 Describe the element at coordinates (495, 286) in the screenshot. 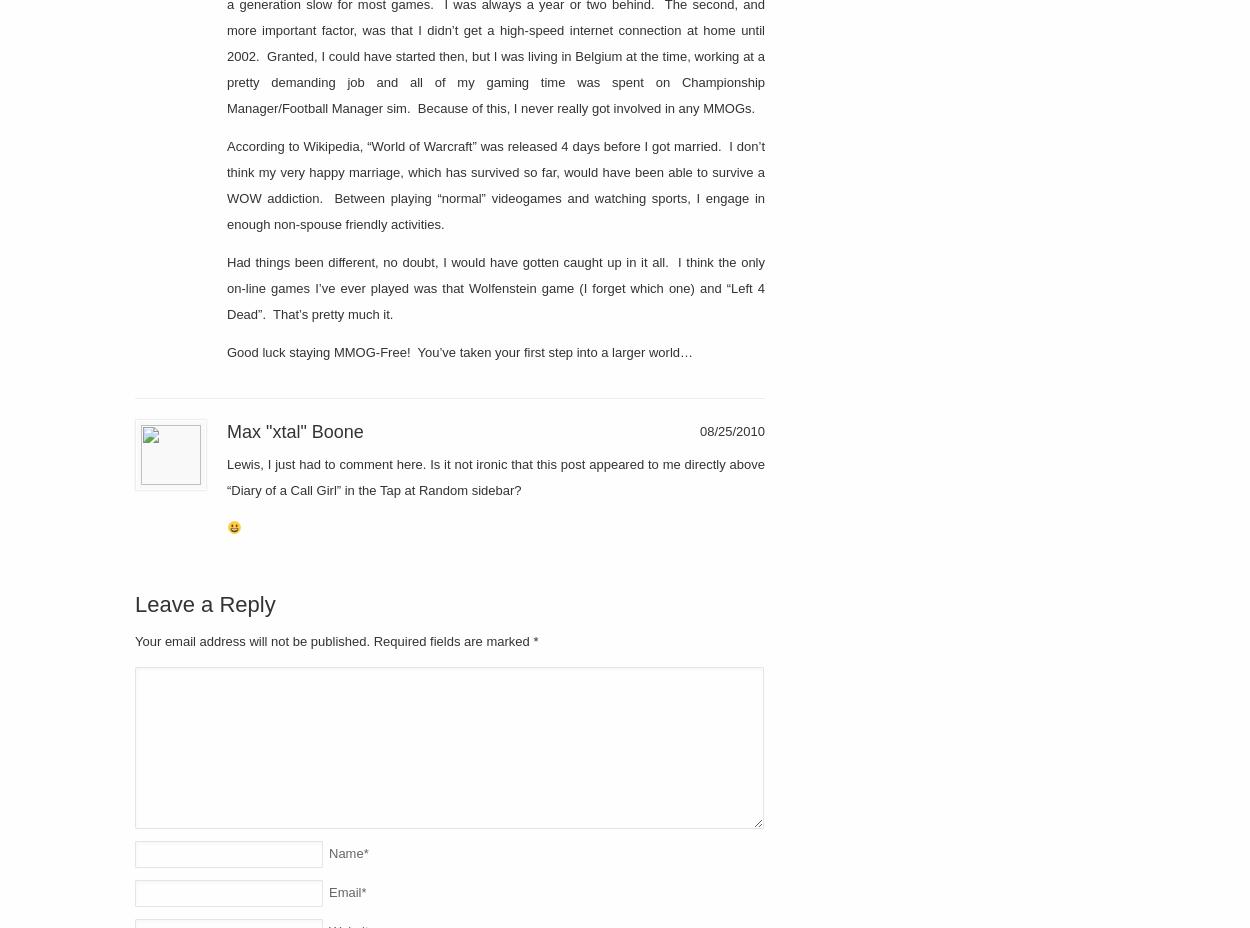

I see `'Had things been different, no doubt, I would have gotten caught up in it all.  I think the only on-line games I’ve ever played was that Wolfenstein game (I forget which one) and “Left 4 Dead”.  That’s pretty much it.'` at that location.